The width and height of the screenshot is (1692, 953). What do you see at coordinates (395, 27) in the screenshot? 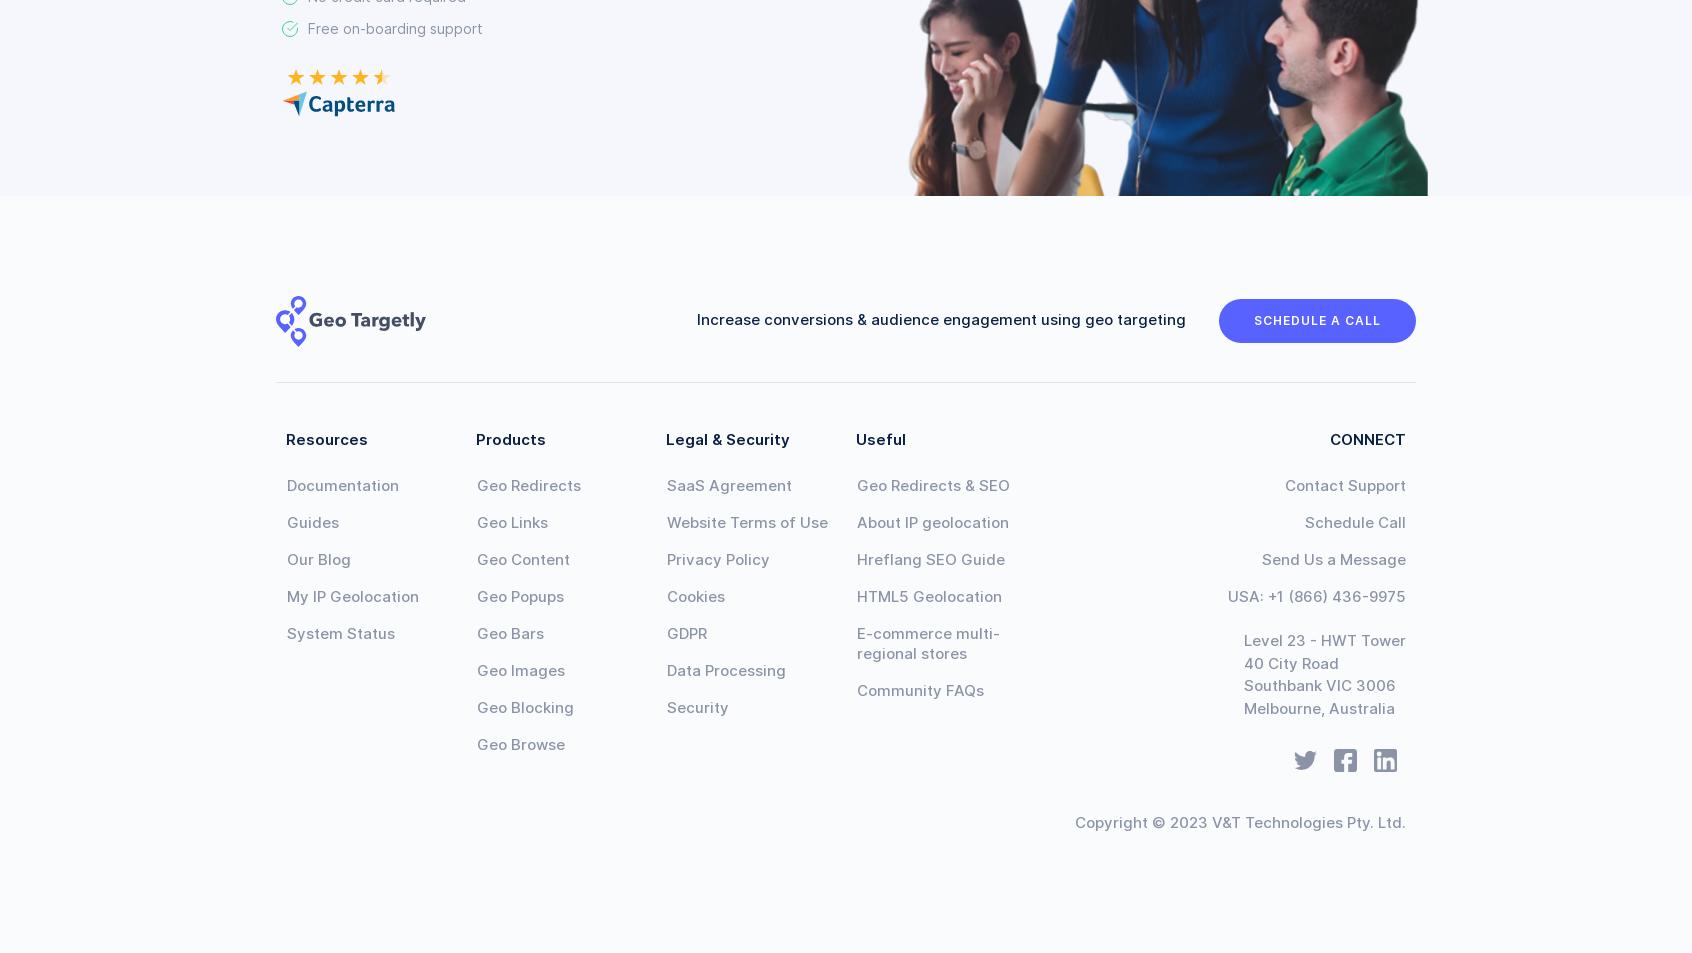
I see `'Free on-boarding support'` at bounding box center [395, 27].